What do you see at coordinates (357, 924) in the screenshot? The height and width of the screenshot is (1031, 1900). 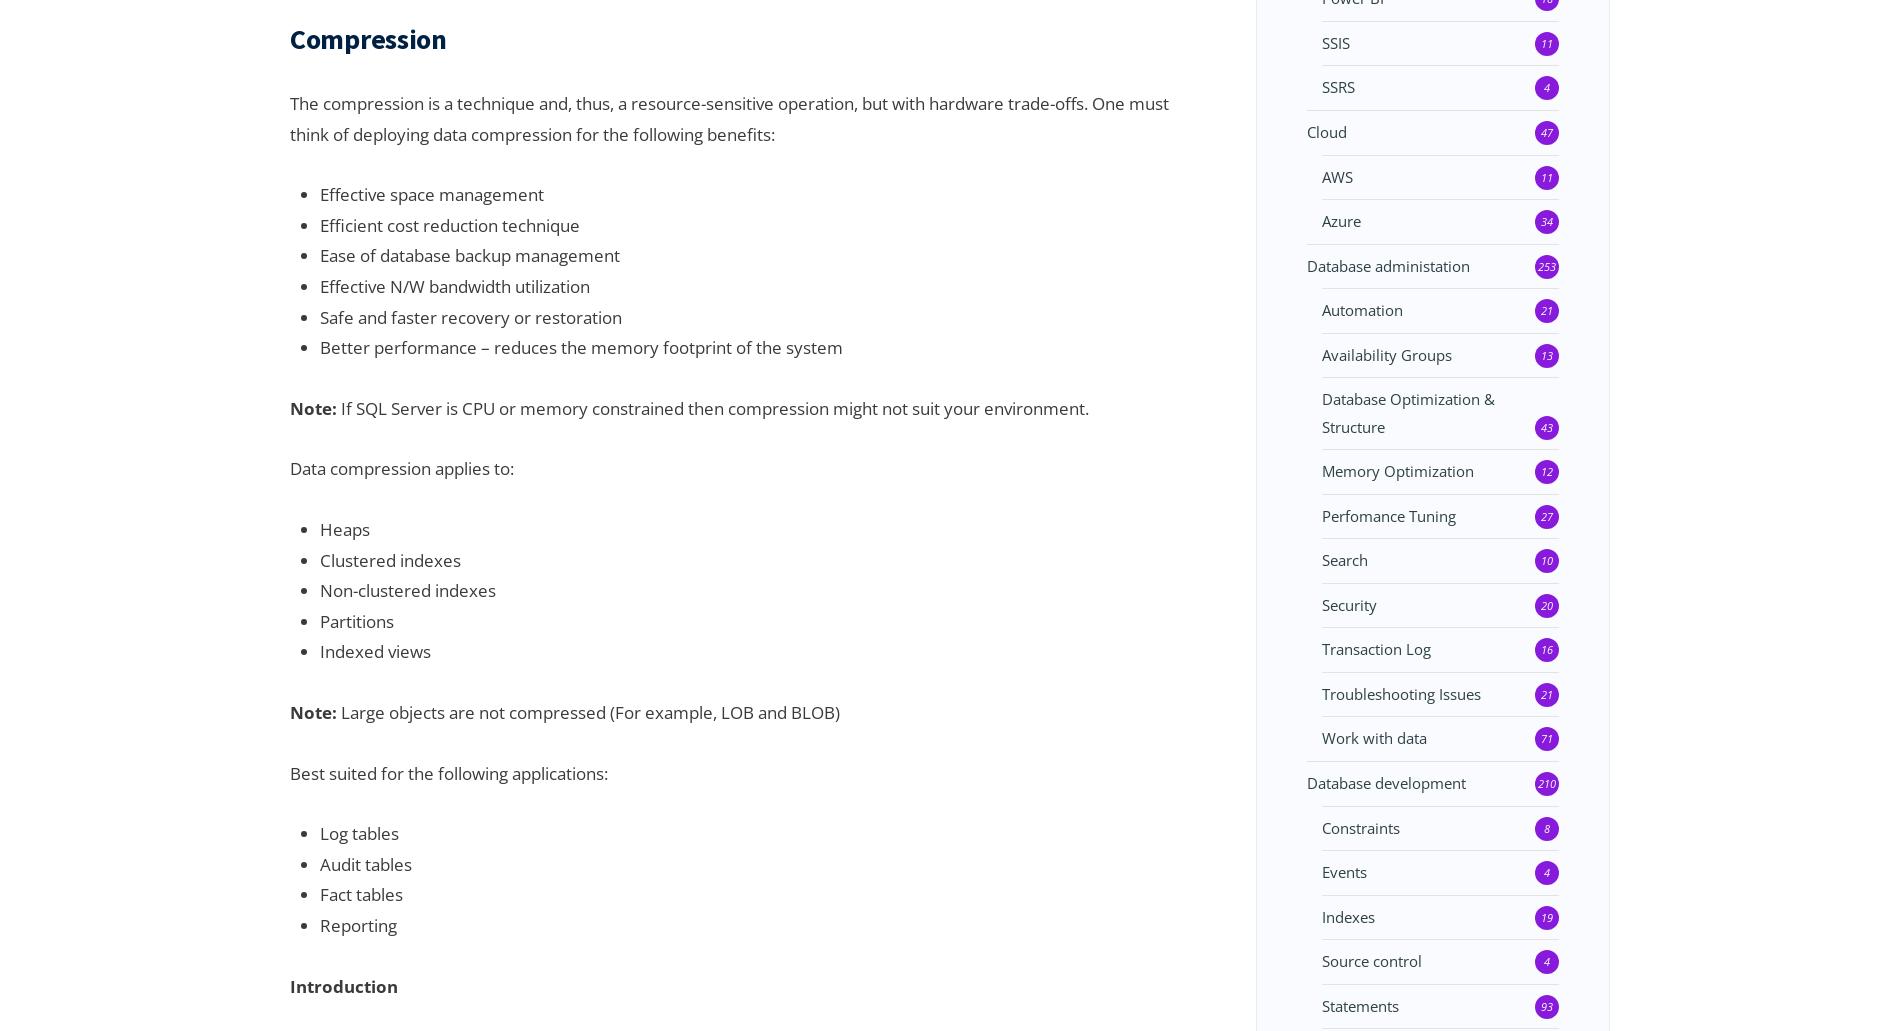 I see `'Reporting'` at bounding box center [357, 924].